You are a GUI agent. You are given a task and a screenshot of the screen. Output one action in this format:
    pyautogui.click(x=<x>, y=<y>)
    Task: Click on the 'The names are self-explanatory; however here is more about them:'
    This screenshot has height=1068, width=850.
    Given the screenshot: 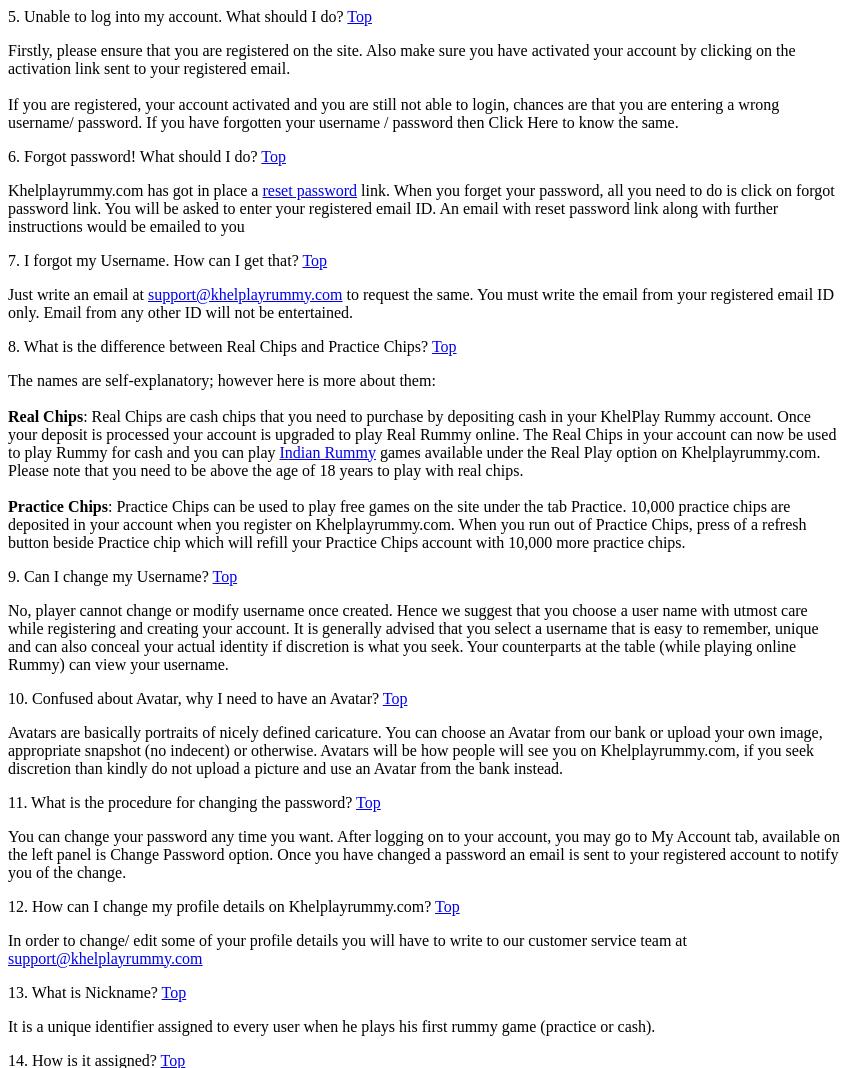 What is the action you would take?
    pyautogui.click(x=221, y=378)
    